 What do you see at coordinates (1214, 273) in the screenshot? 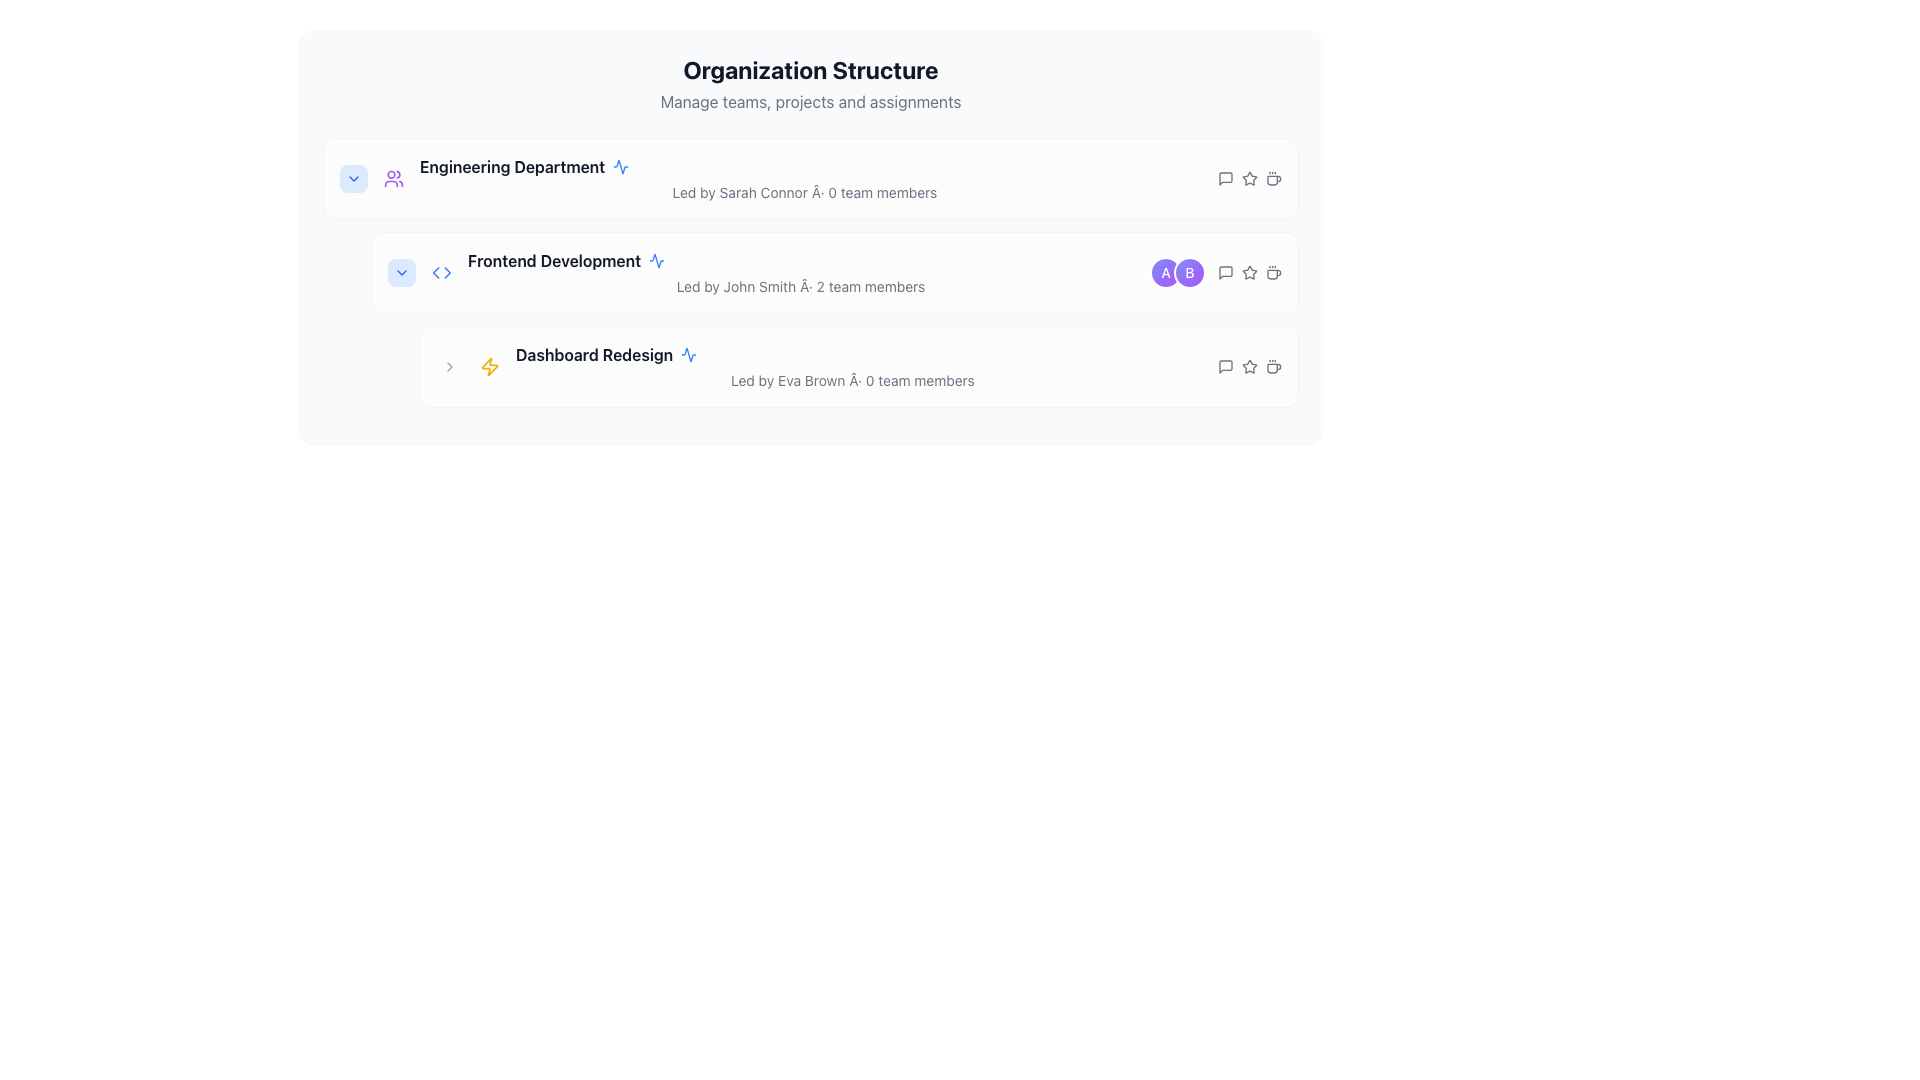
I see `the Avatar group component, which consists of two circular badges labeled 'A' and 'B' with a gradient background and white text, to view details` at bounding box center [1214, 273].